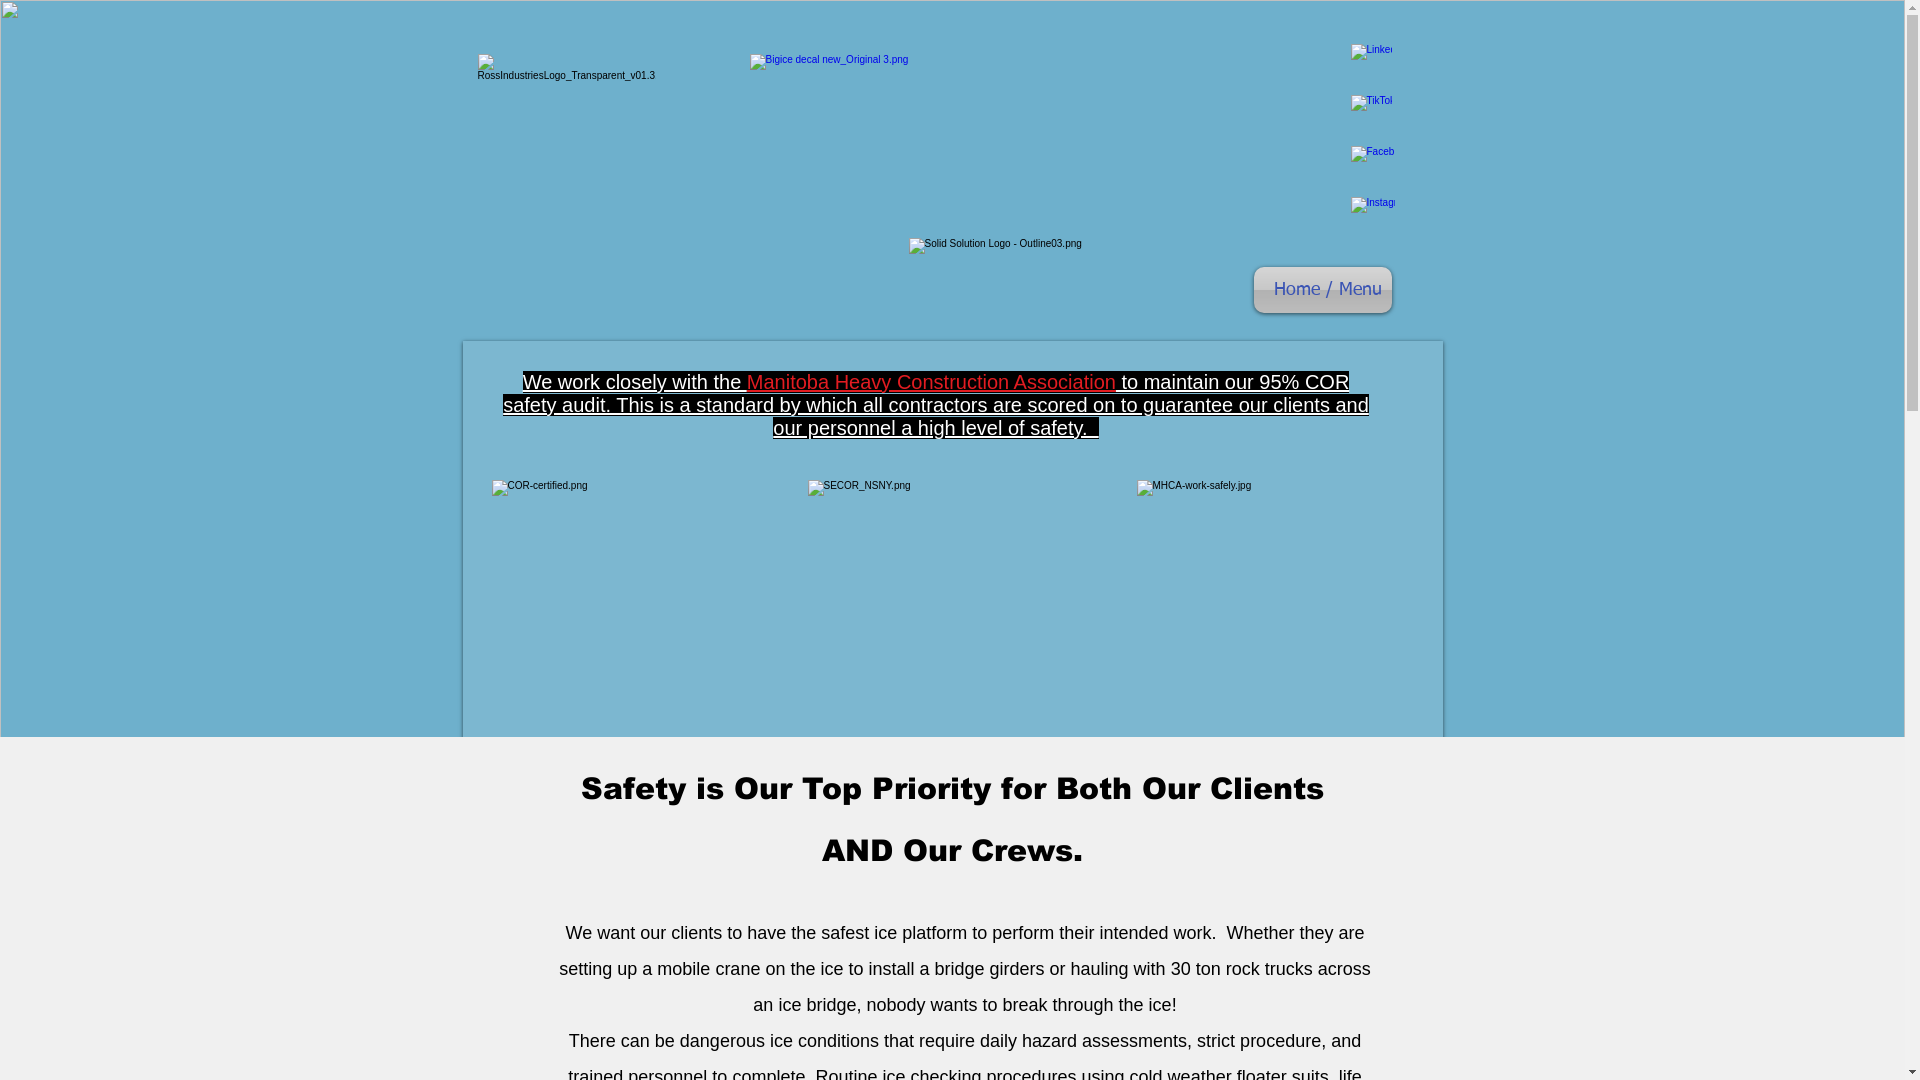 This screenshot has width=1920, height=1080. Describe the element at coordinates (1012, 275) in the screenshot. I see `'Solid Solution Logo - refined_Transparen'` at that location.